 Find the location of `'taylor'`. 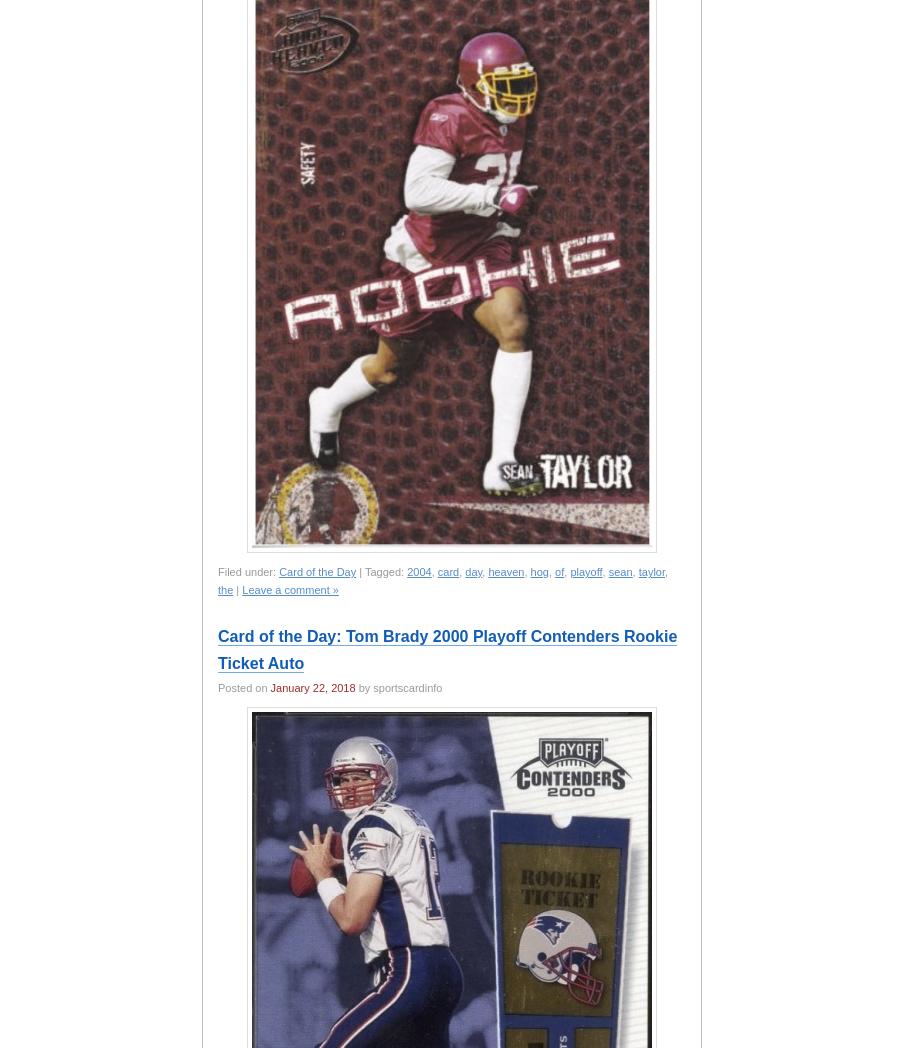

'taylor' is located at coordinates (651, 571).